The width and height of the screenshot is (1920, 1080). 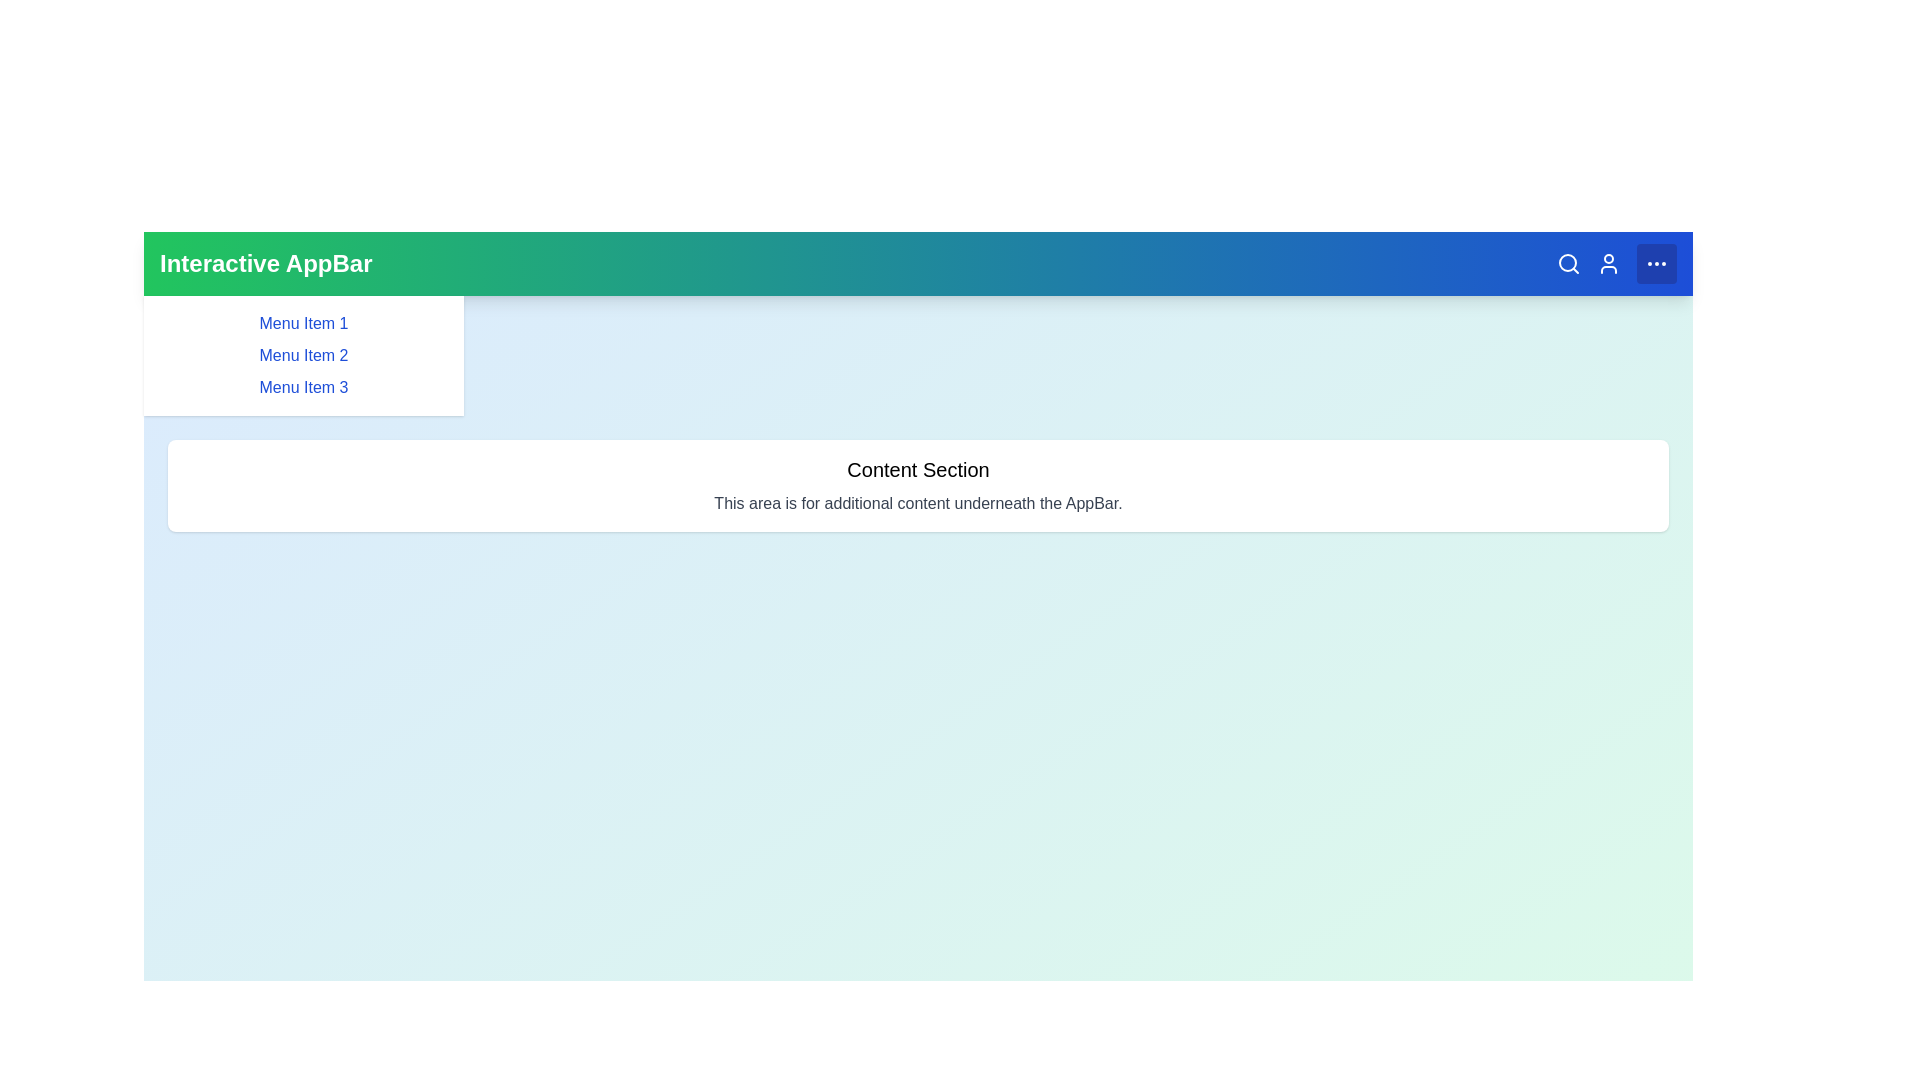 I want to click on the header title 'Interactive AppBar', so click(x=264, y=262).